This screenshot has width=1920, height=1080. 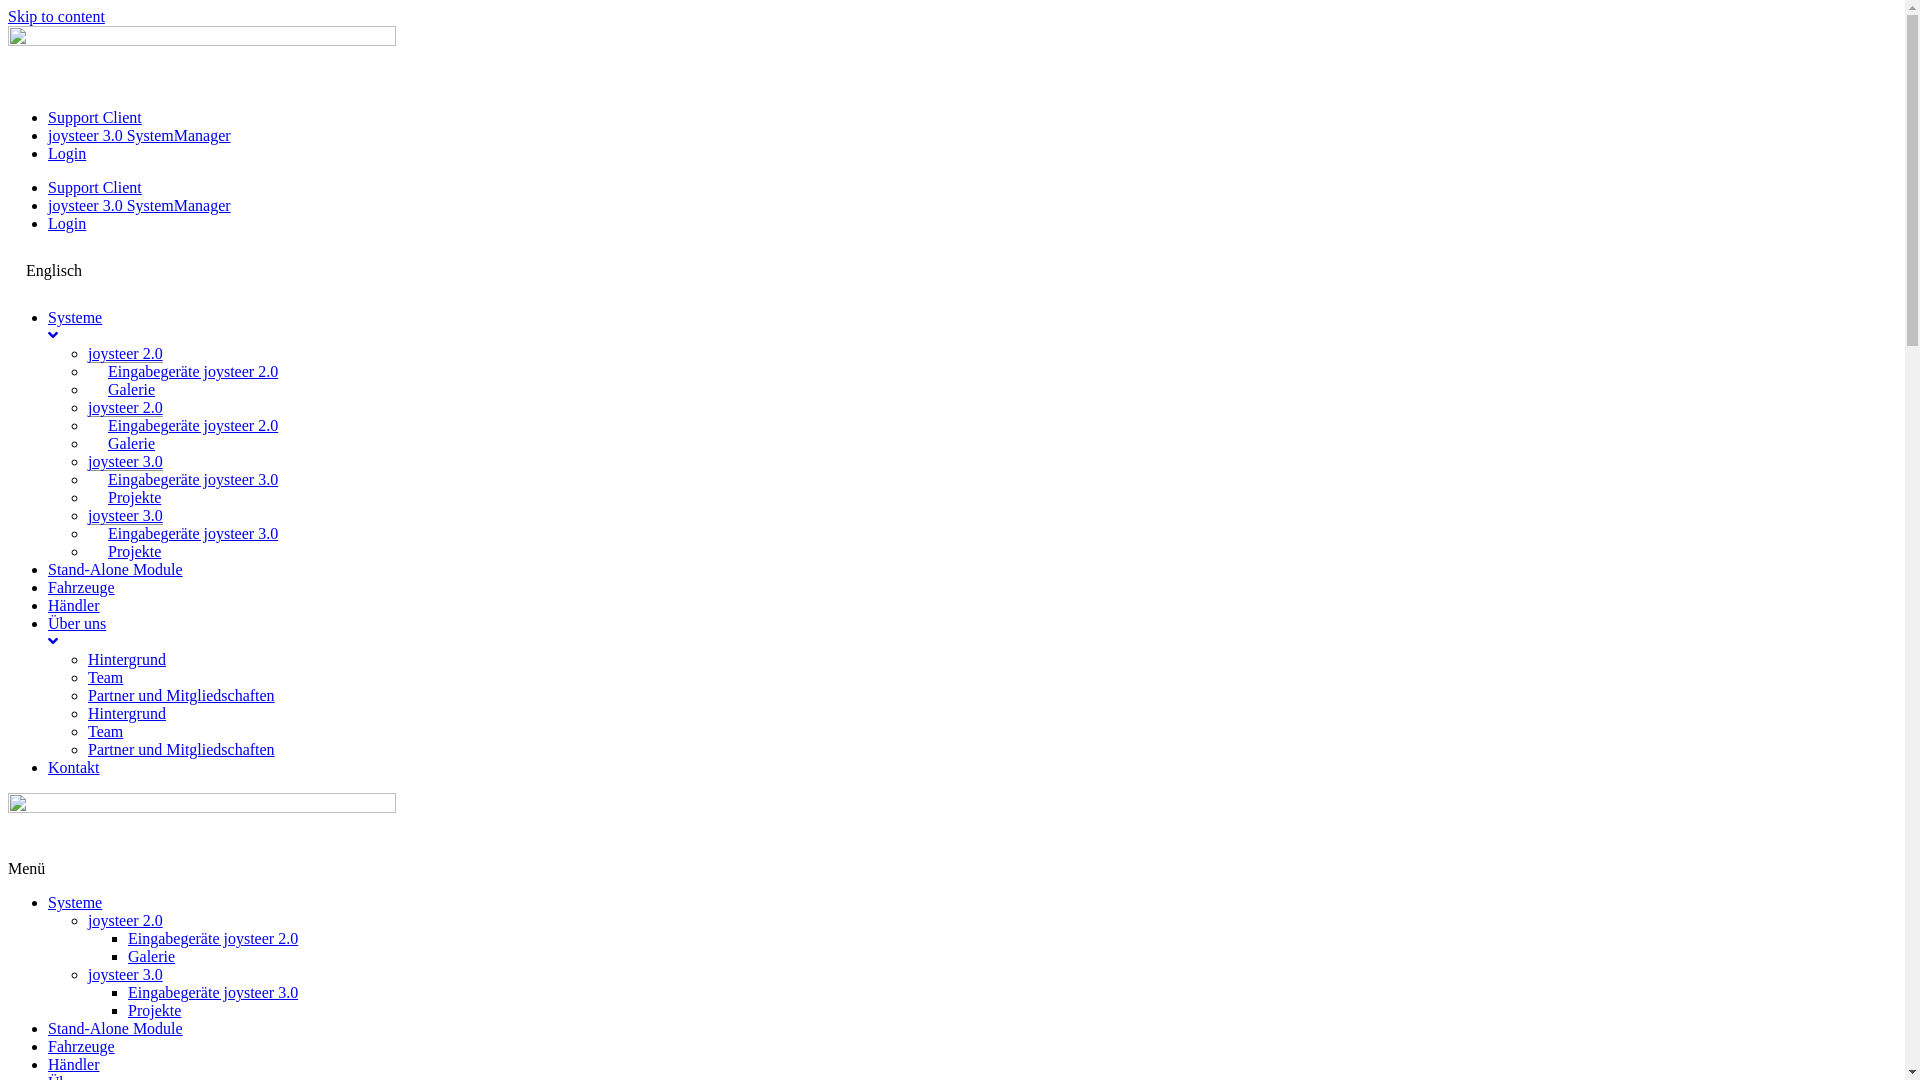 What do you see at coordinates (86, 694) in the screenshot?
I see `'Partner und Mitgliedschaften'` at bounding box center [86, 694].